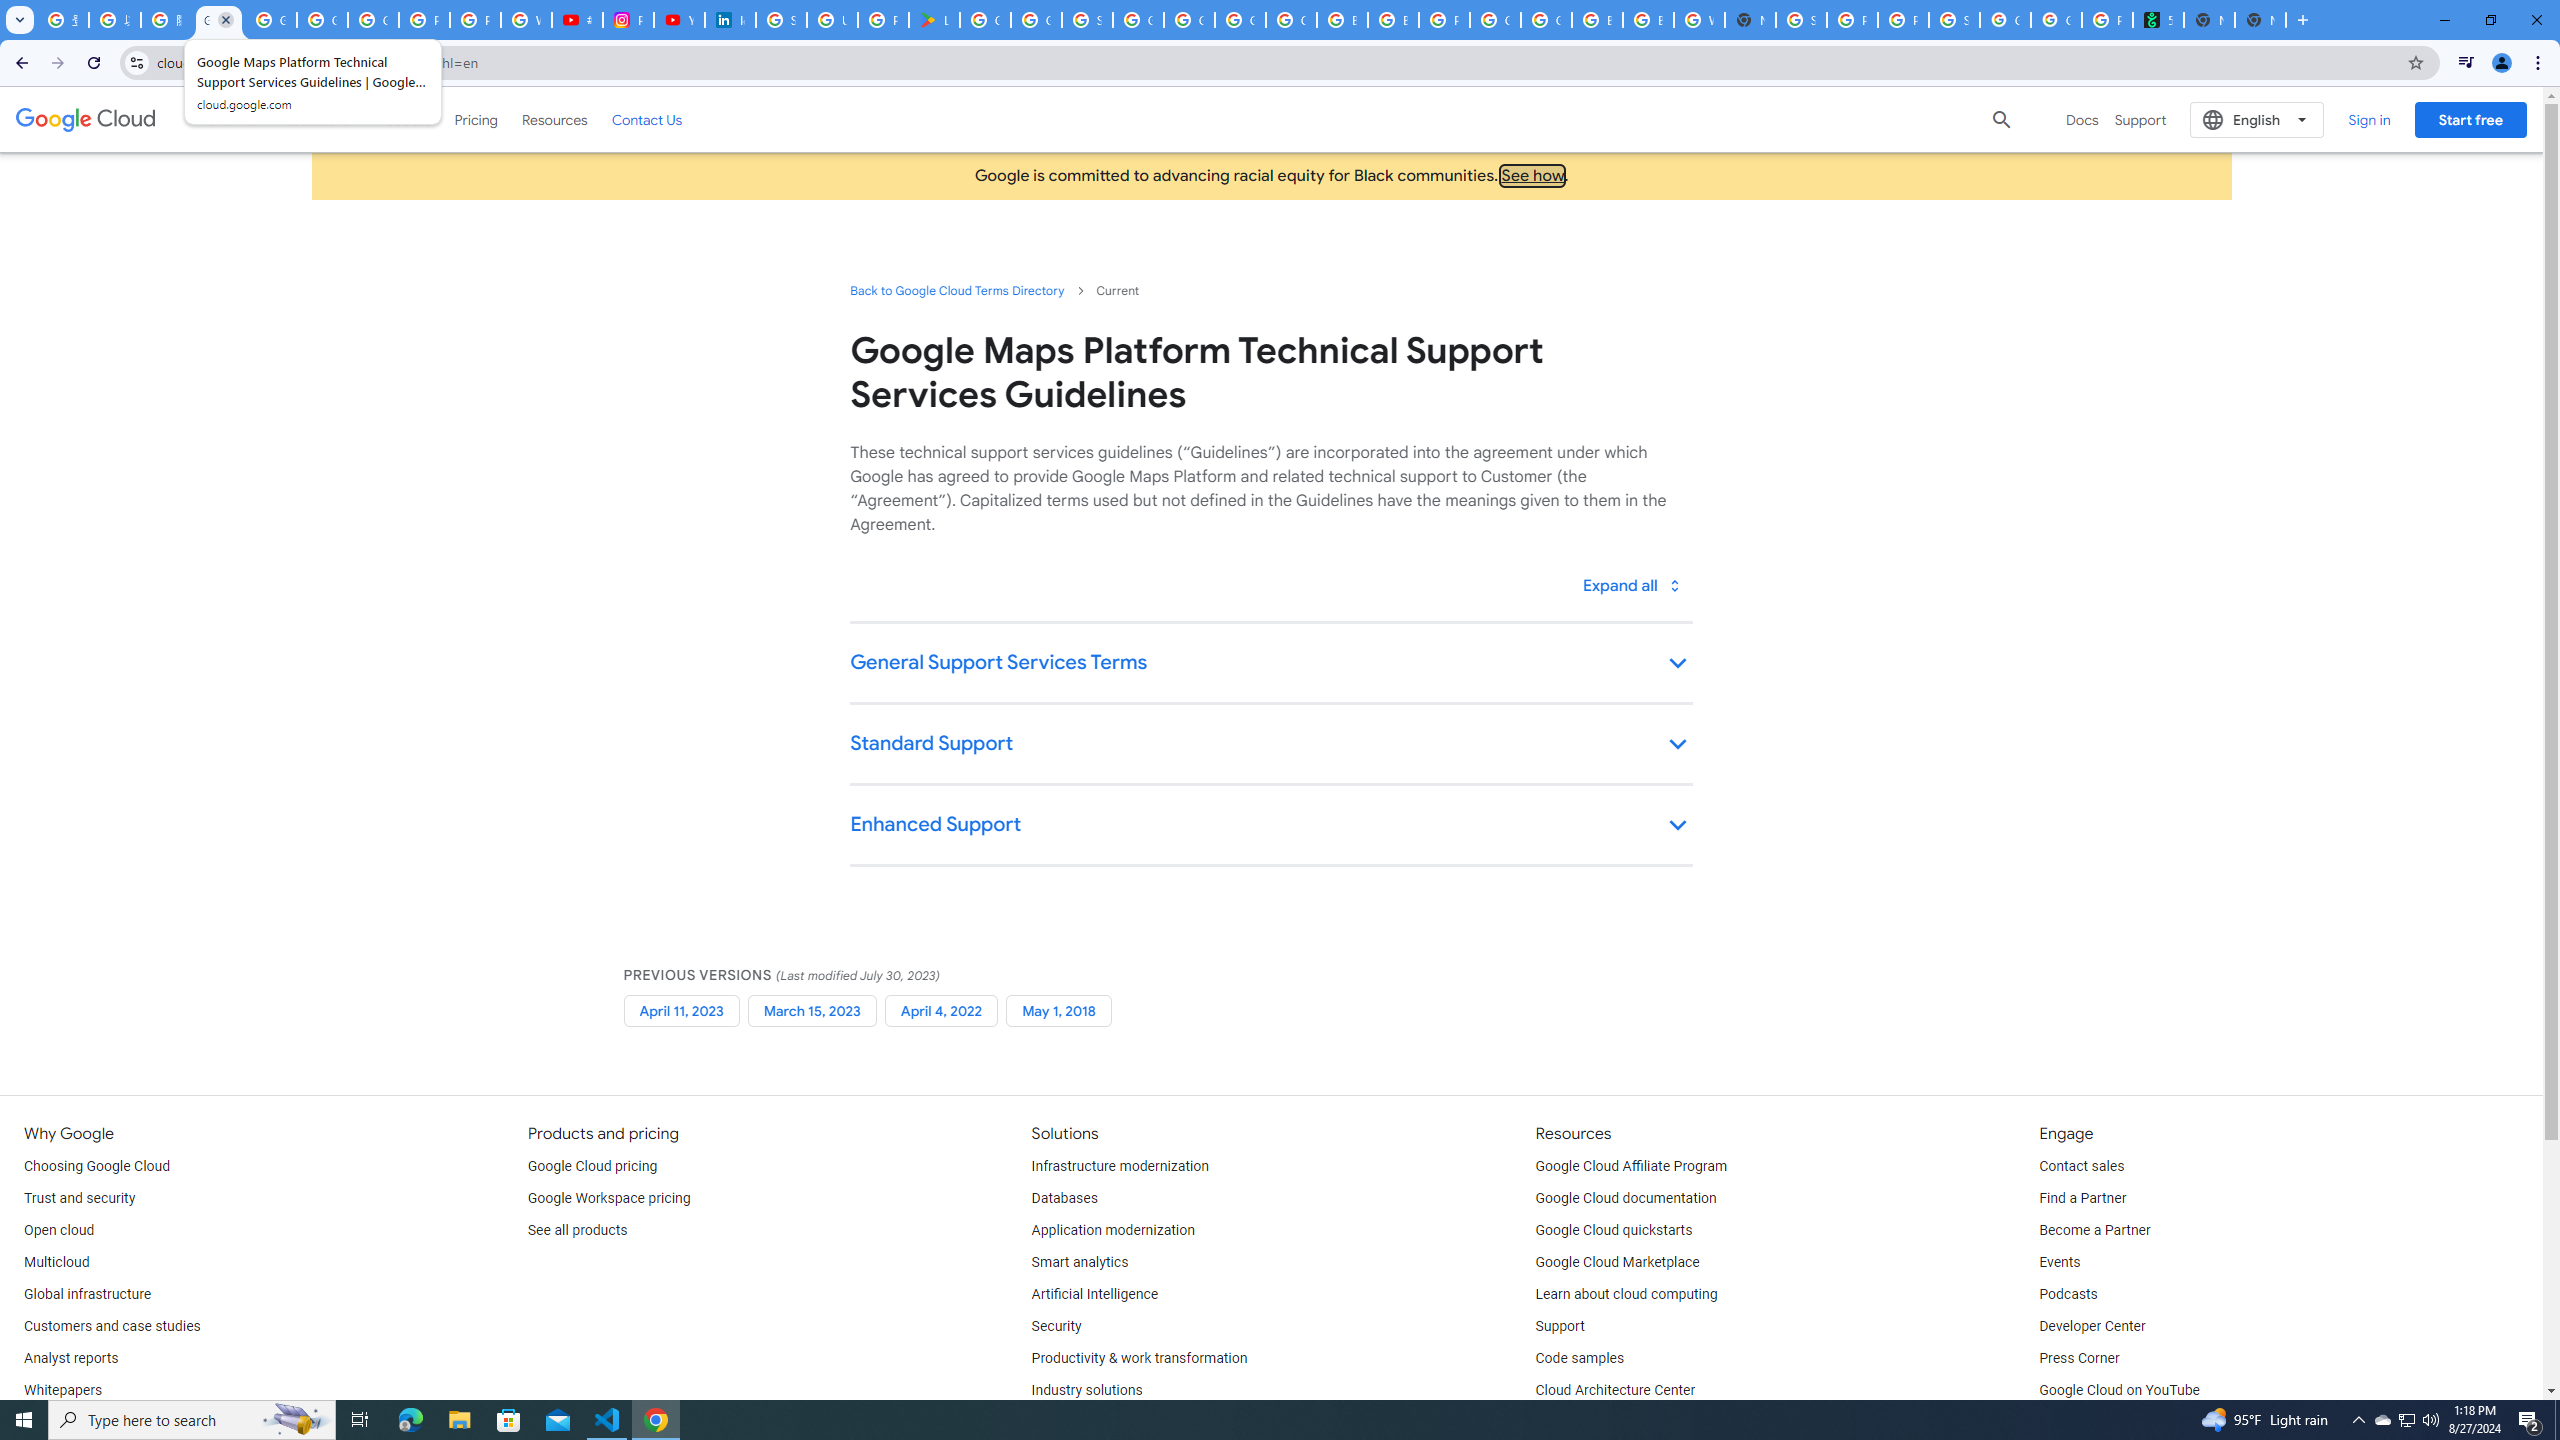 The height and width of the screenshot is (1440, 2560). I want to click on 'Infrastructure modernization', so click(1121, 1167).